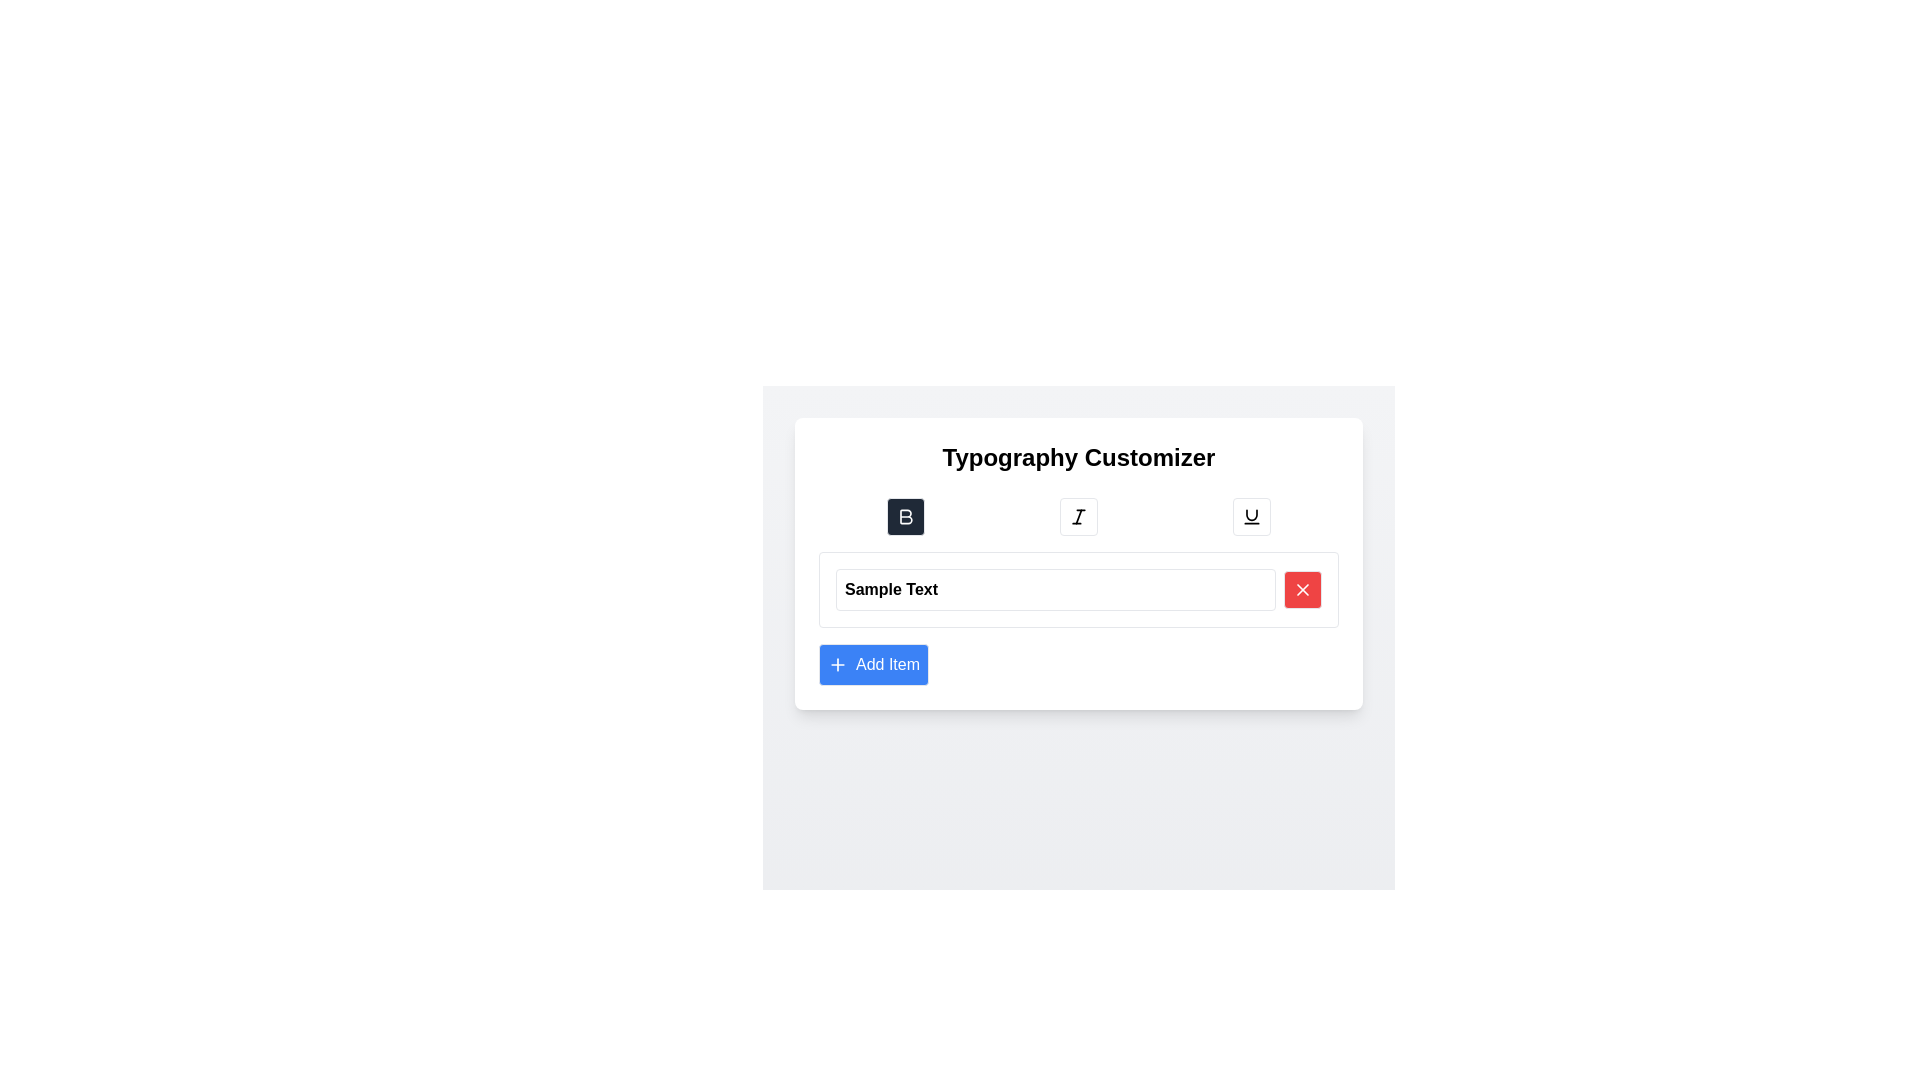 The image size is (1920, 1080). What do you see at coordinates (905, 515) in the screenshot?
I see `the bold formatting icon button located at the center-left of the typography customization tool interface` at bounding box center [905, 515].